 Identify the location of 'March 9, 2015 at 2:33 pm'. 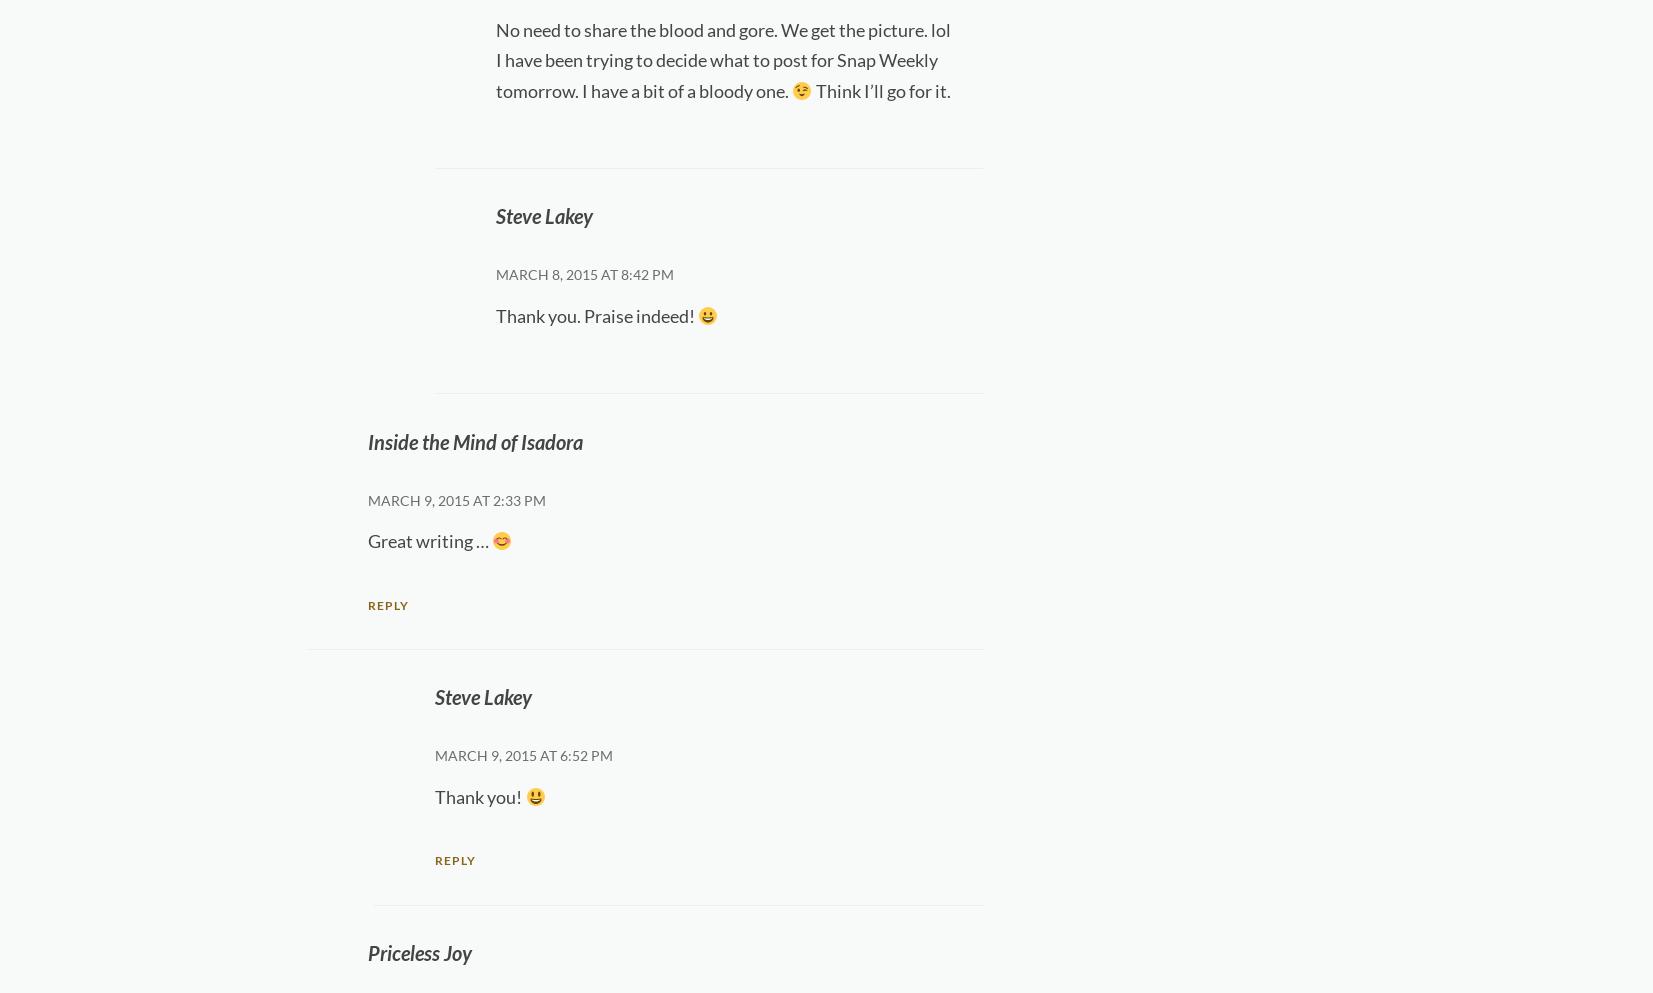
(455, 499).